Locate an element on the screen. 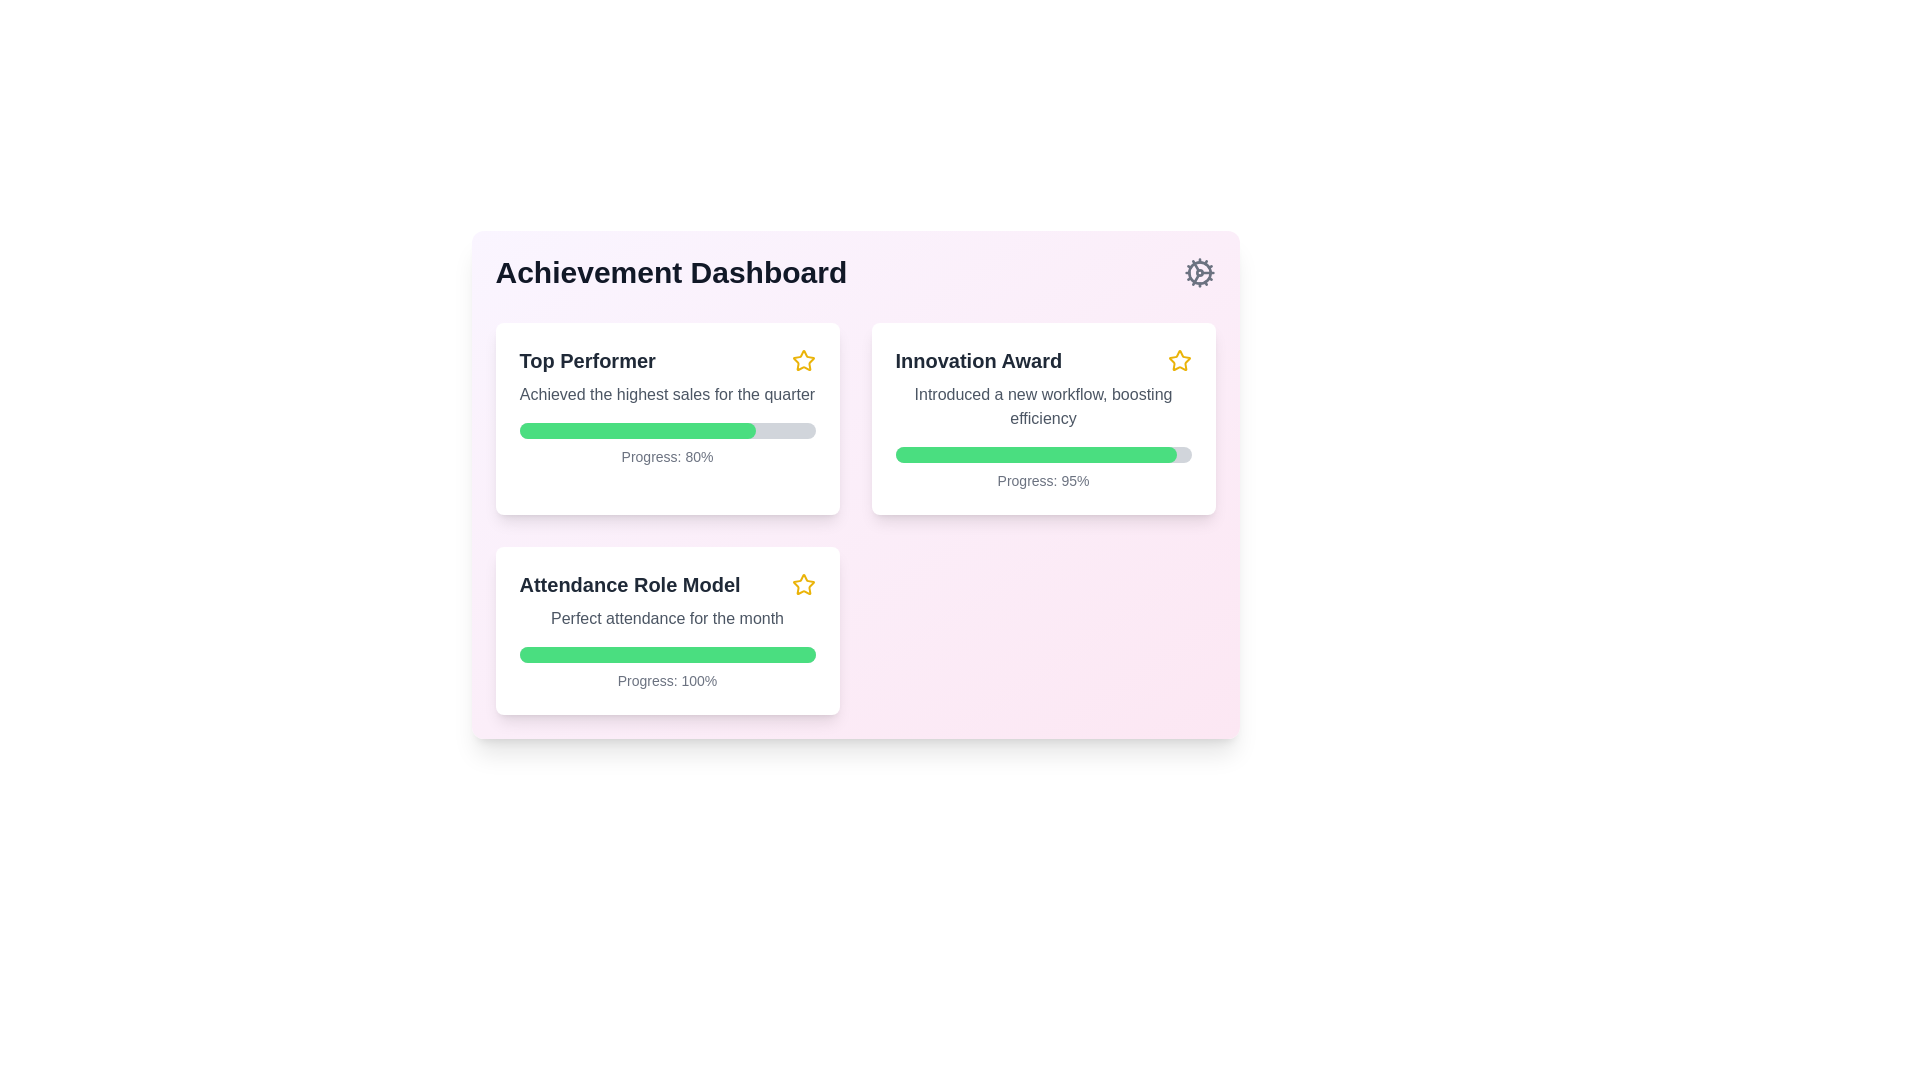  the Progress Bar located within the 'Attendance Role Model' card, which visually indicates a completion status of 100% is located at coordinates (667, 655).